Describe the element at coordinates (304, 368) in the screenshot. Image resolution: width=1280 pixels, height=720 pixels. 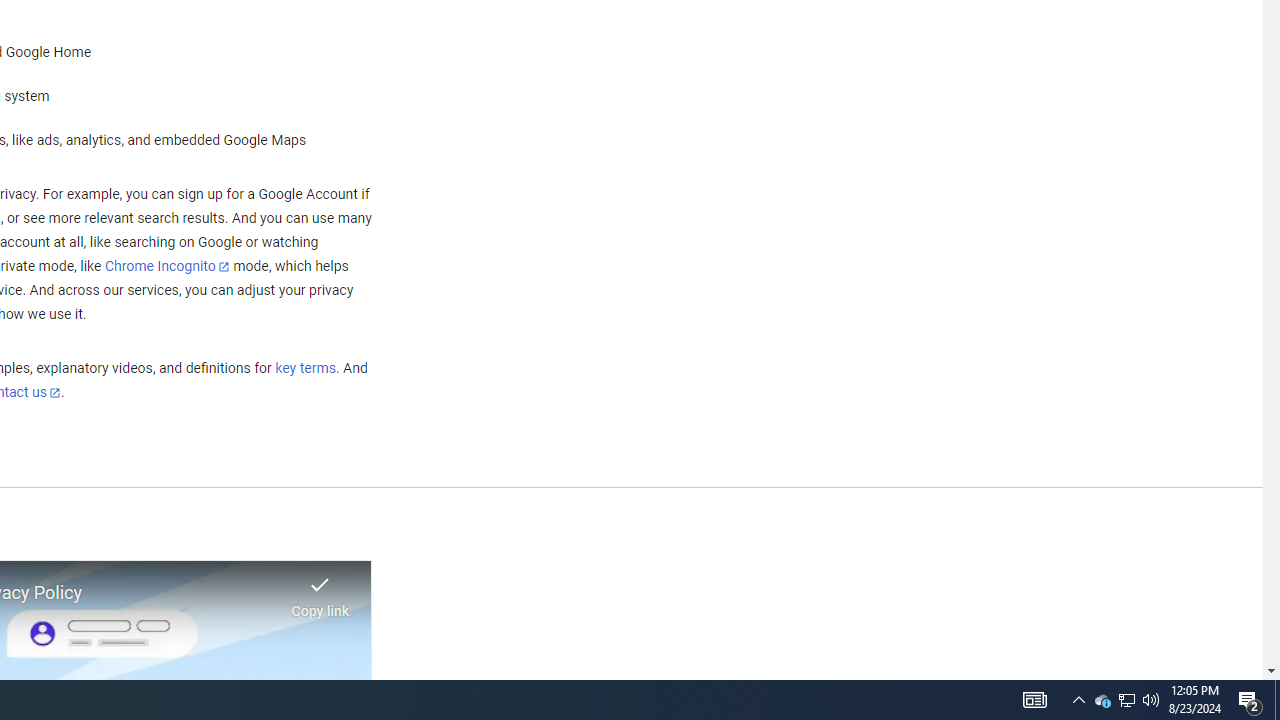
I see `'key terms'` at that location.